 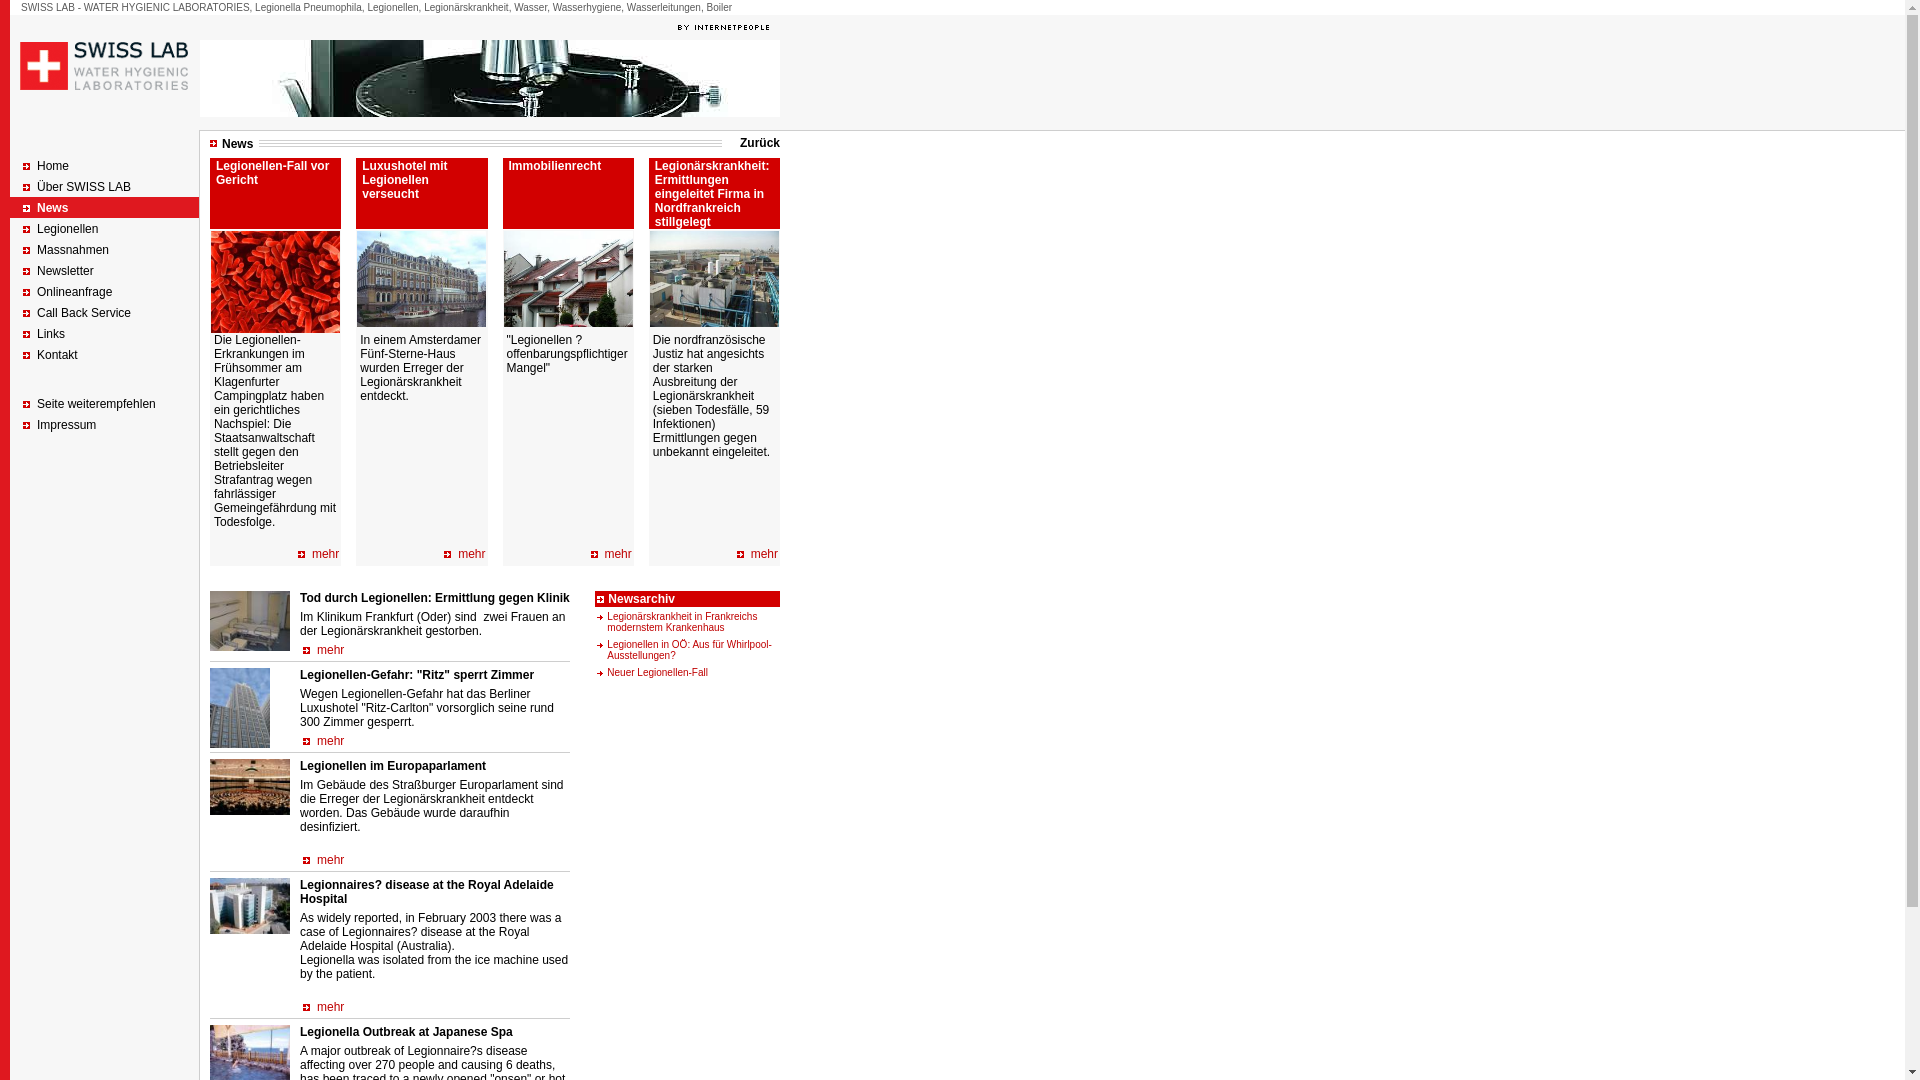 What do you see at coordinates (74, 292) in the screenshot?
I see `'Onlineanfrage'` at bounding box center [74, 292].